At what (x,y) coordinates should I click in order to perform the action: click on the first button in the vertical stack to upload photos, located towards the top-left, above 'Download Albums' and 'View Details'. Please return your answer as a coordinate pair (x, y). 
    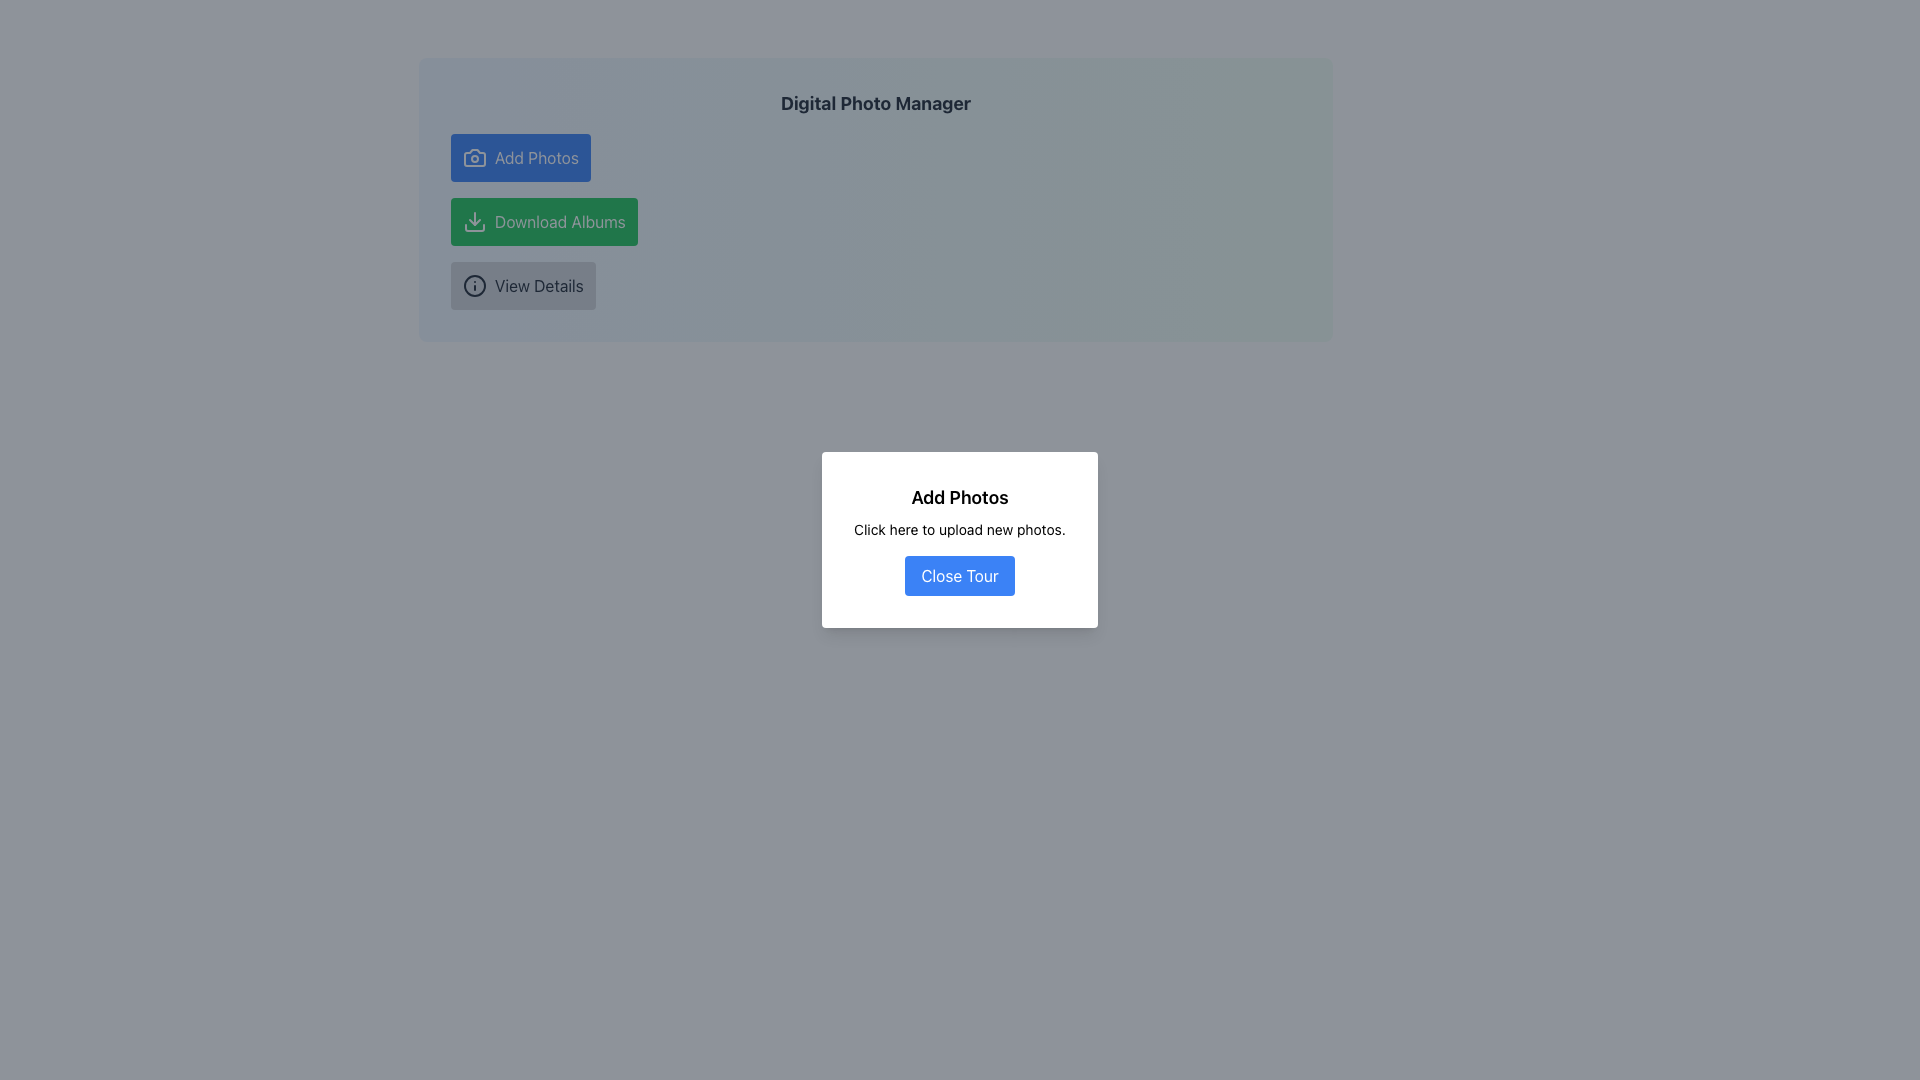
    Looking at the image, I should click on (520, 157).